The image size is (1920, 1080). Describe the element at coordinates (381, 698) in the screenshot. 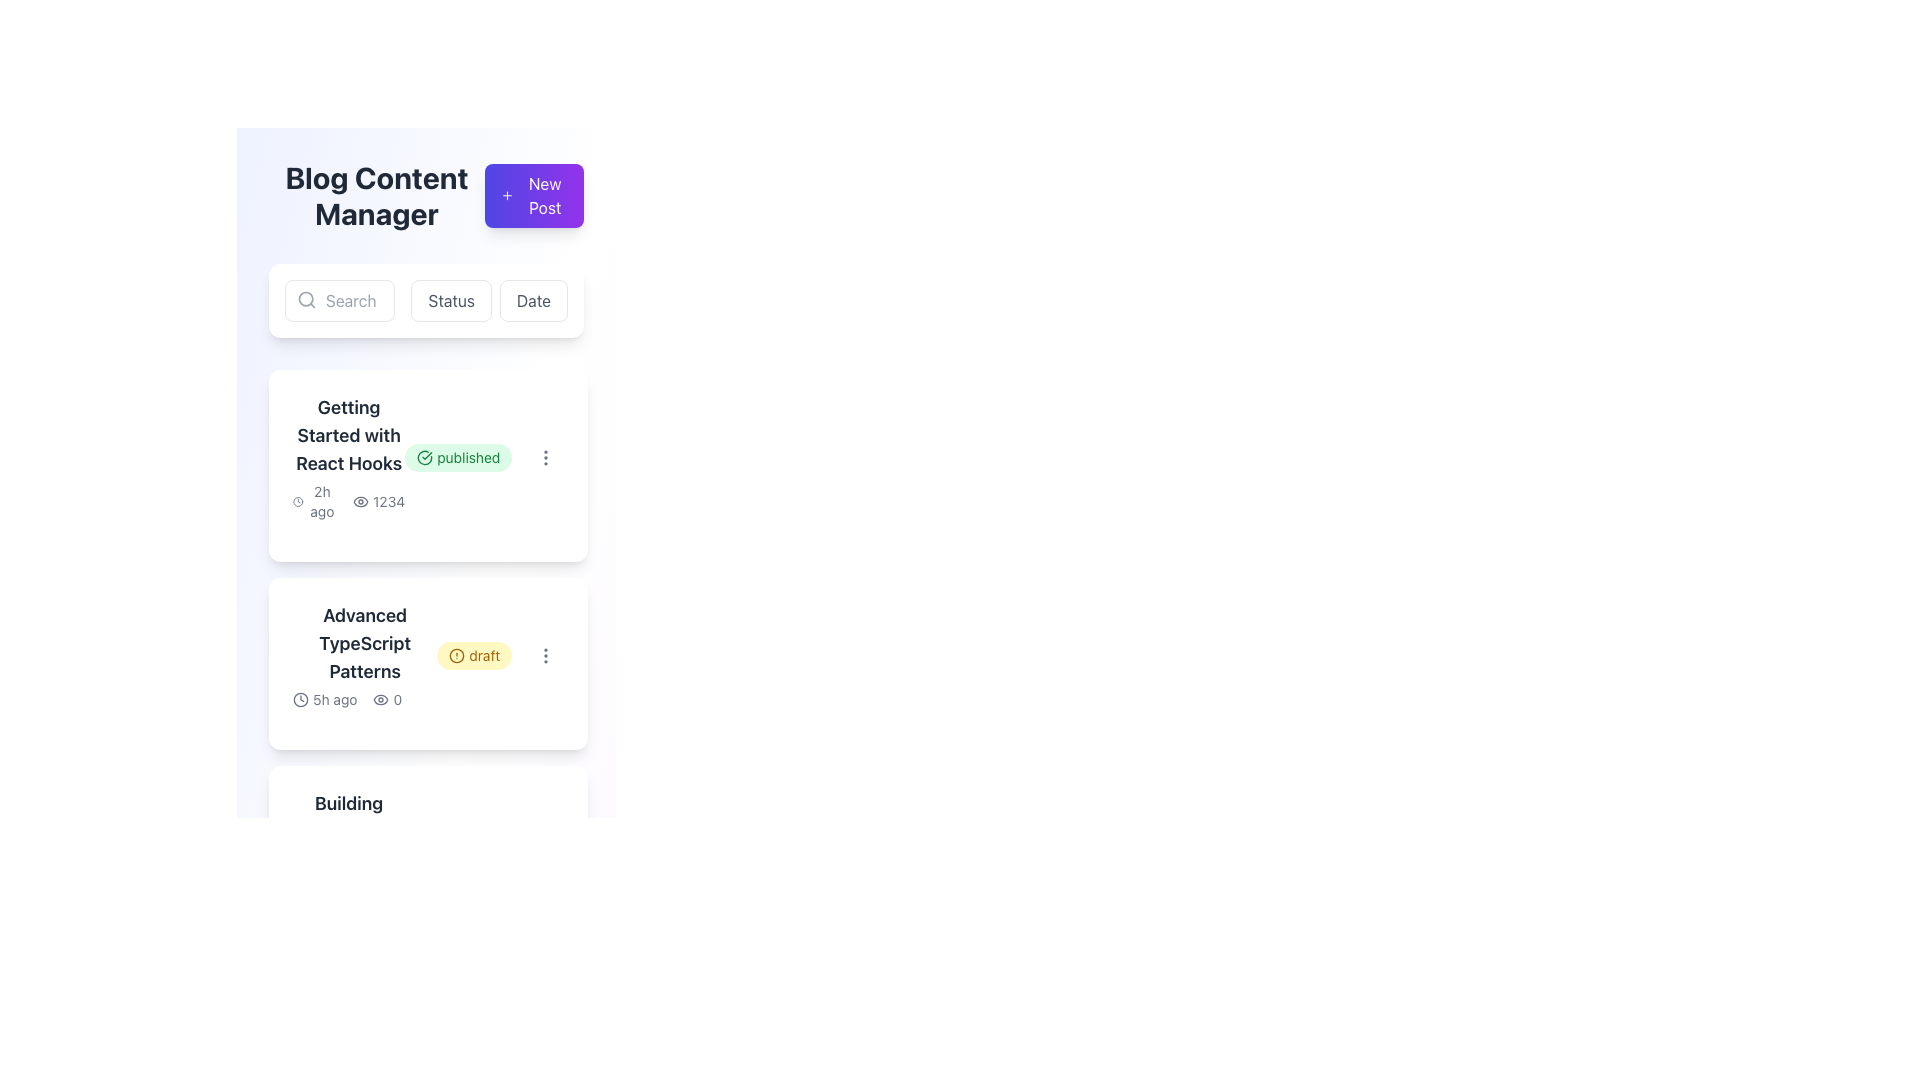

I see `the eye-shaped visibility icon located to the left of the numeric badge displaying '0' within the 'Advanced TypeScript Patterns' card, if it is actionable` at that location.